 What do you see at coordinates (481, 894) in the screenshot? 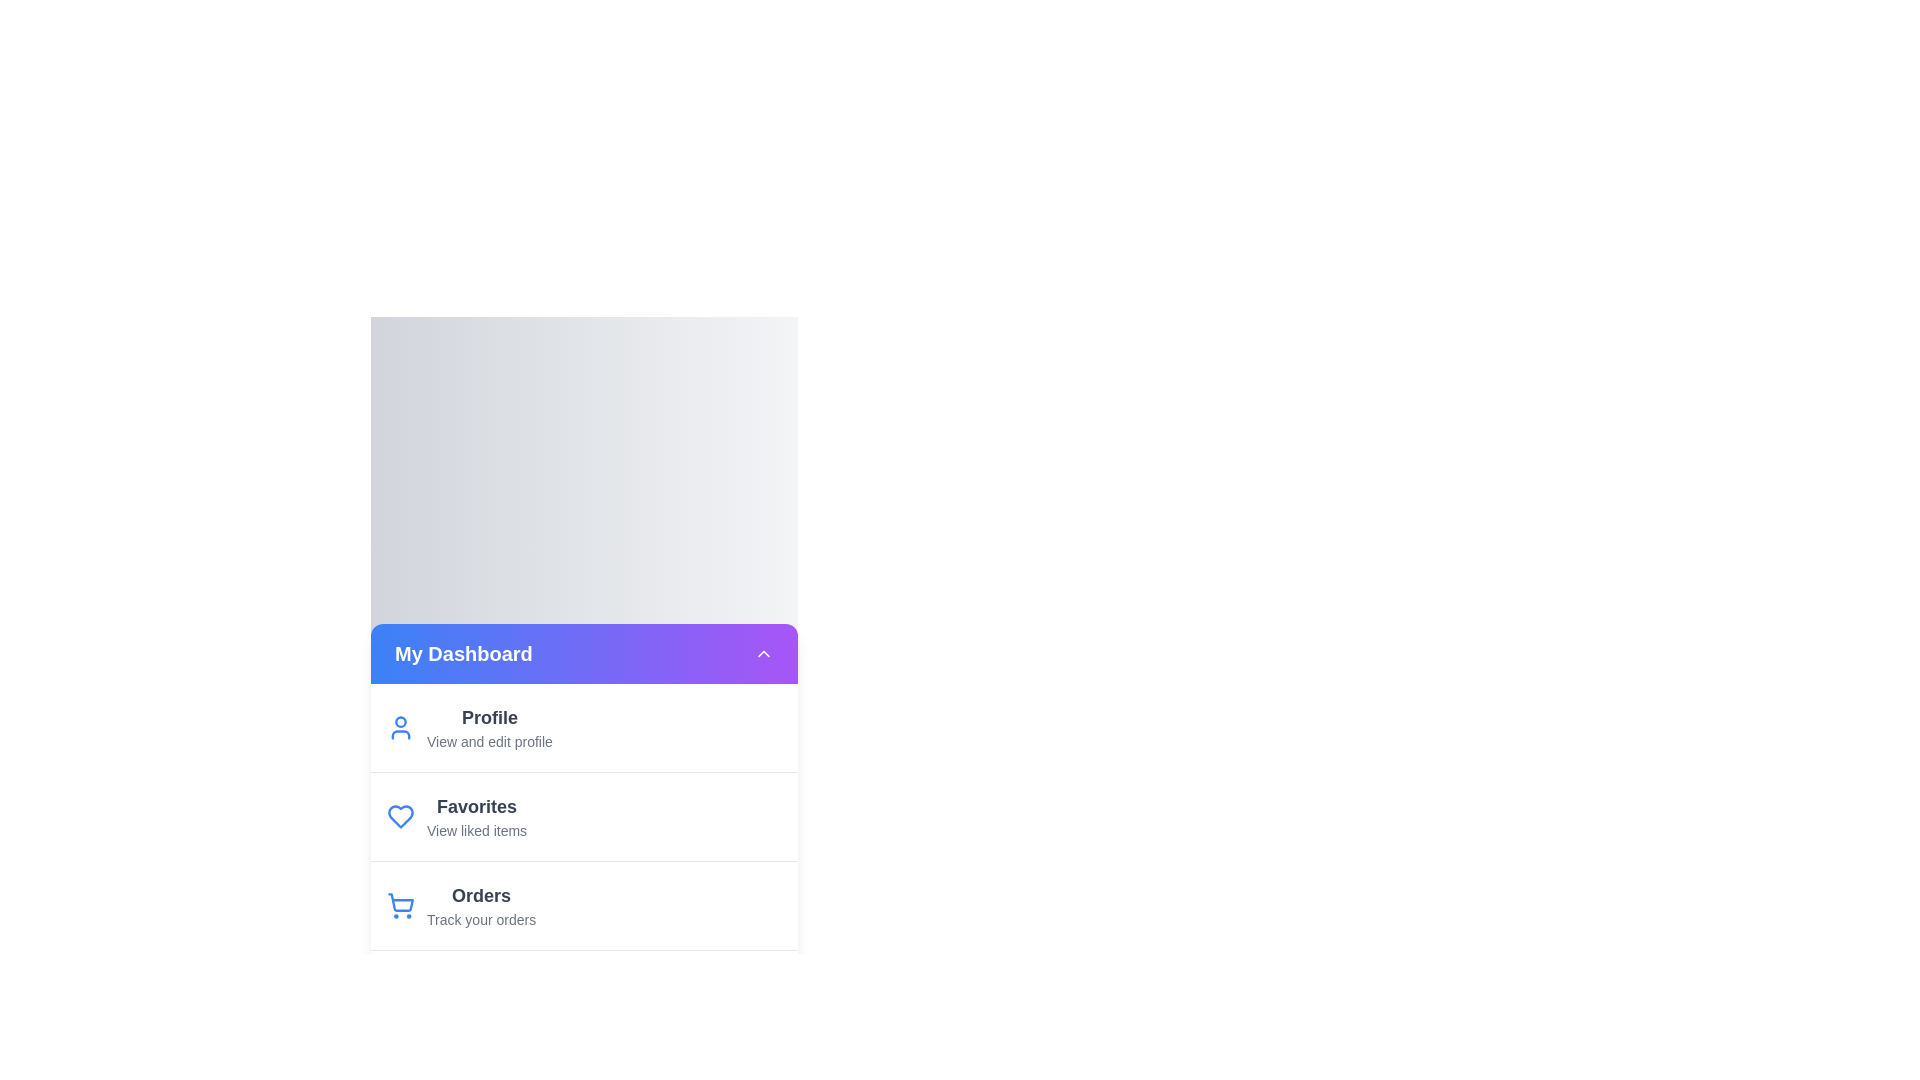
I see `the menu item labeled 'Orders' to reveal its description` at bounding box center [481, 894].